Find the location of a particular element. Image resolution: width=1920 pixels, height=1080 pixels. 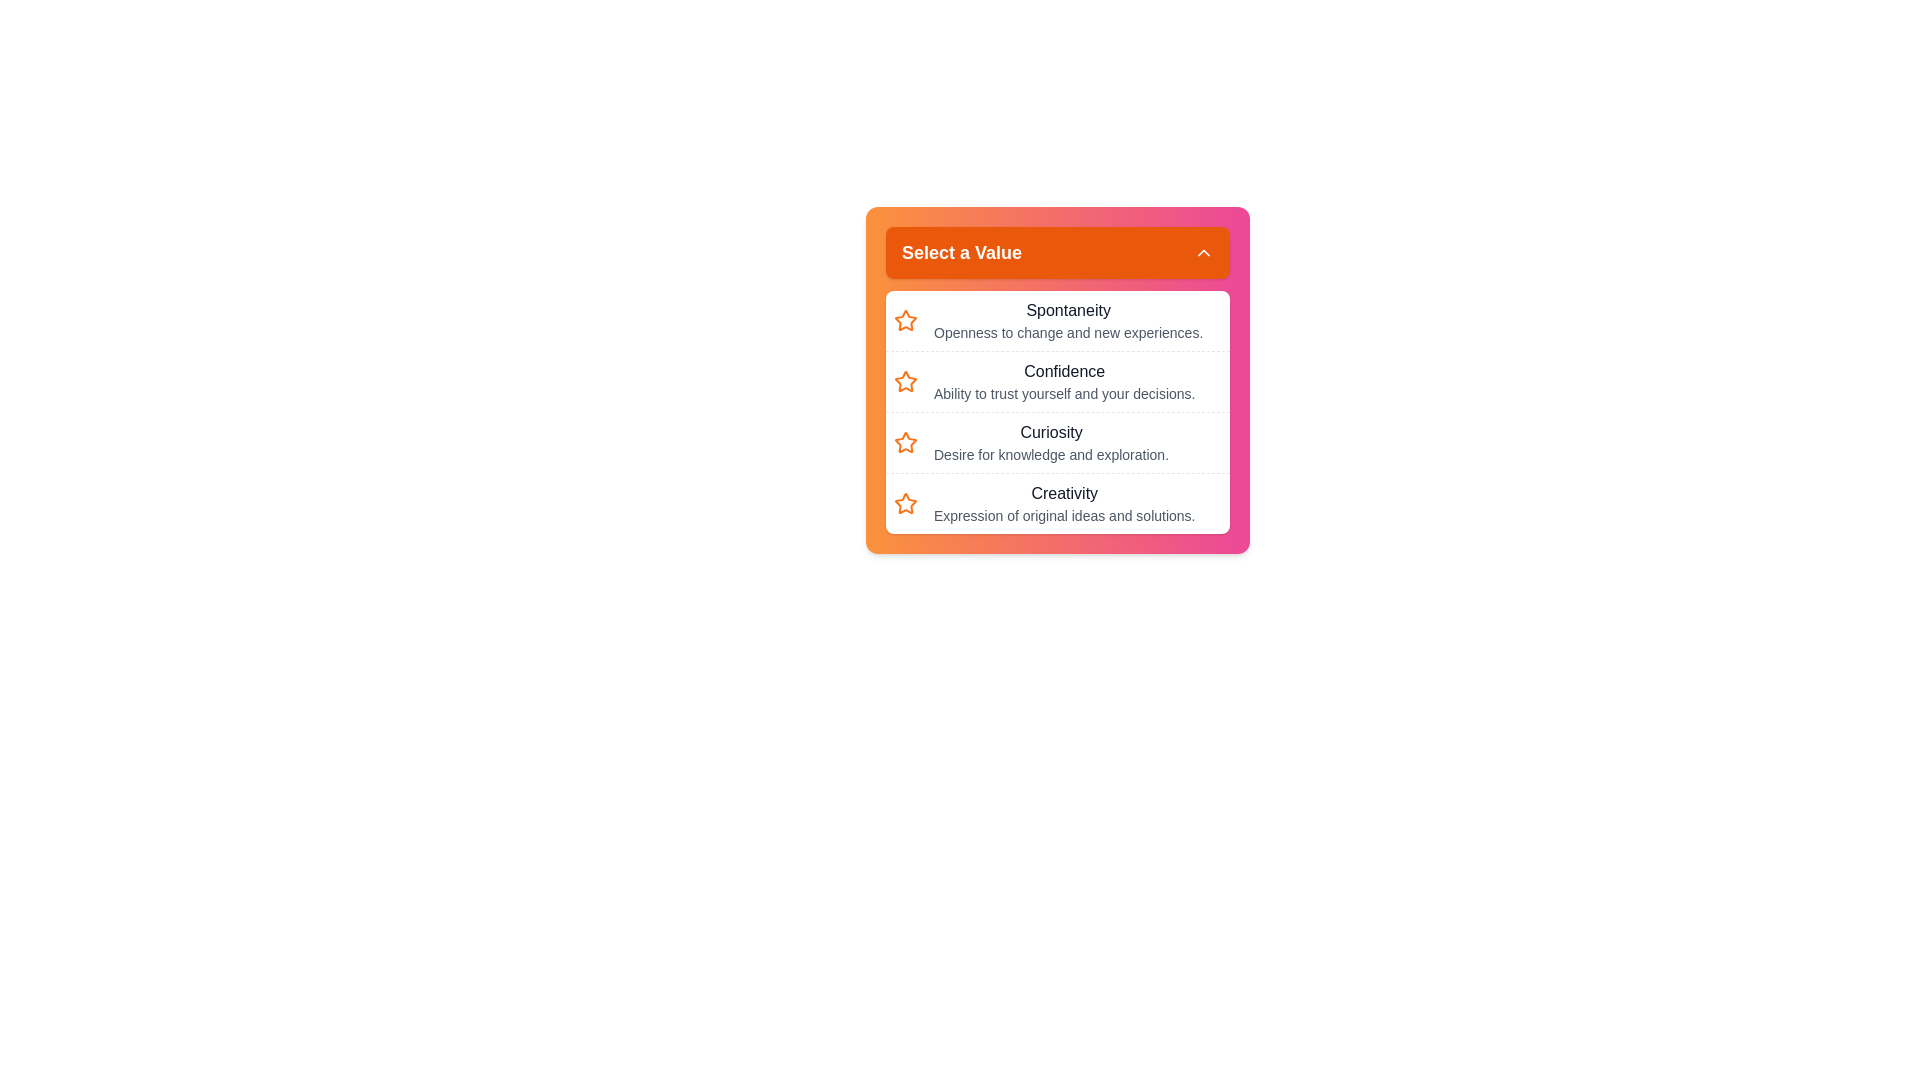

the 'Confidence' option in the dropdown menu is located at coordinates (1056, 381).